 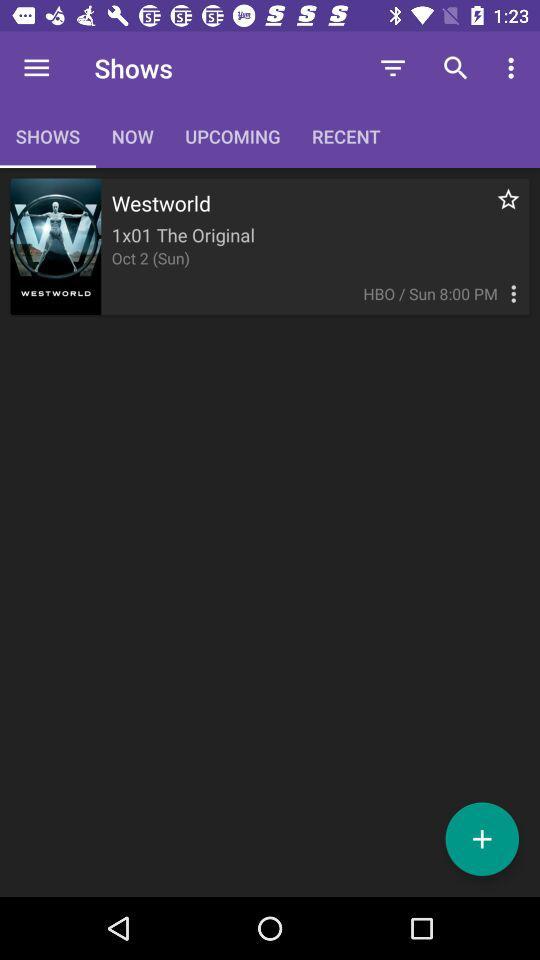 What do you see at coordinates (481, 839) in the screenshot?
I see `the add icon` at bounding box center [481, 839].